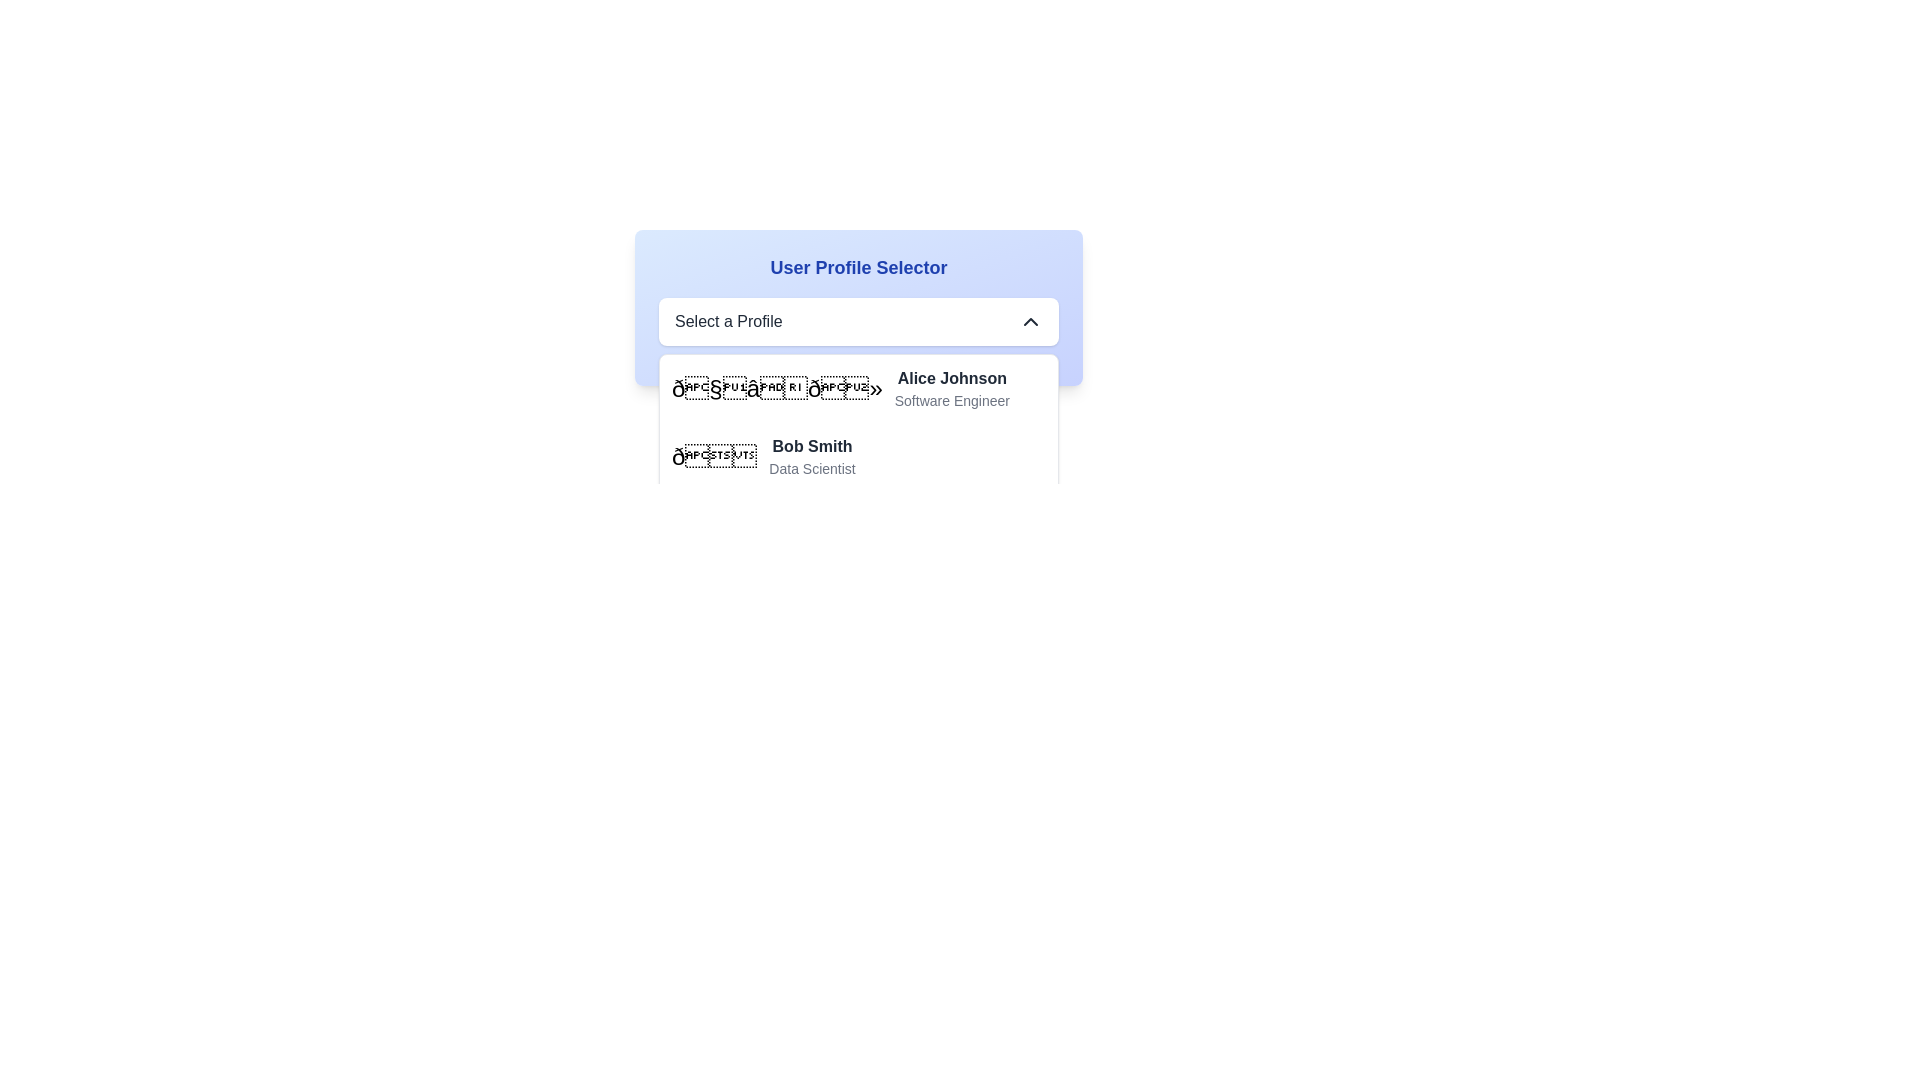 The width and height of the screenshot is (1920, 1080). Describe the element at coordinates (951, 401) in the screenshot. I see `the Text label displaying the job title associated with 'Alice Johnson', which is located directly below the name in the user profile selection interface` at that location.